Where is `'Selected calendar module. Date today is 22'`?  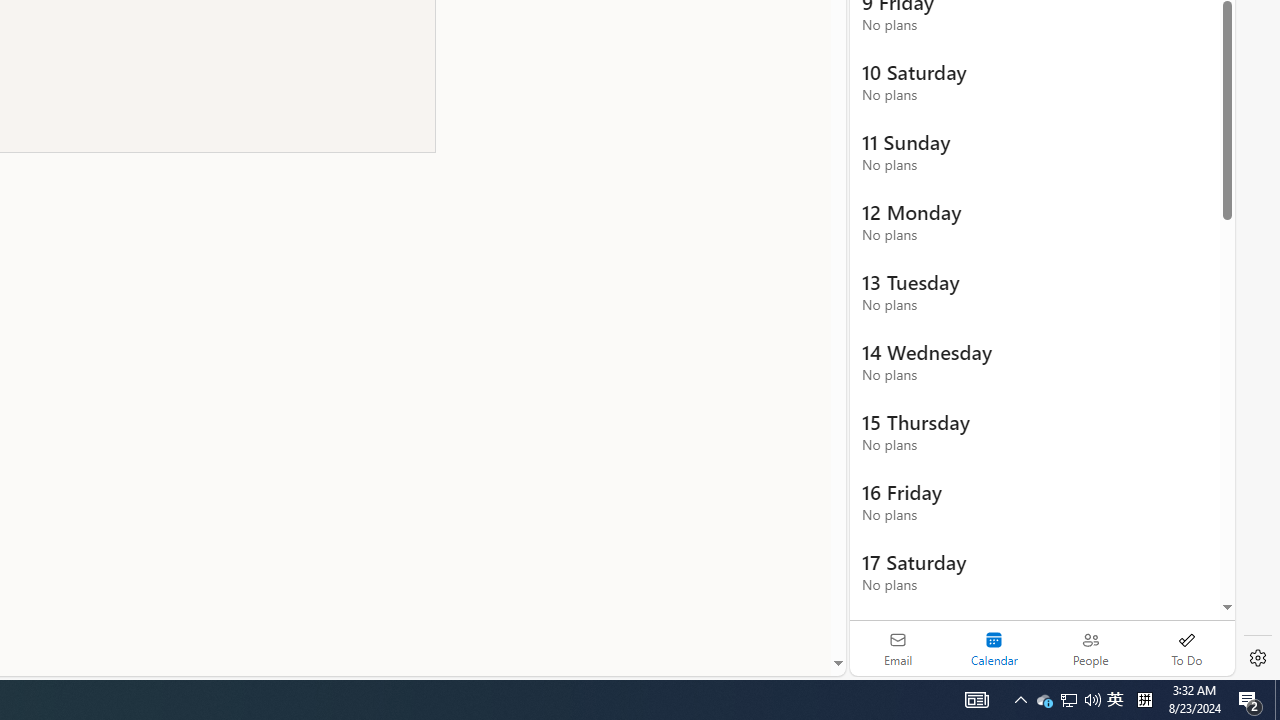
'Selected calendar module. Date today is 22' is located at coordinates (994, 648).